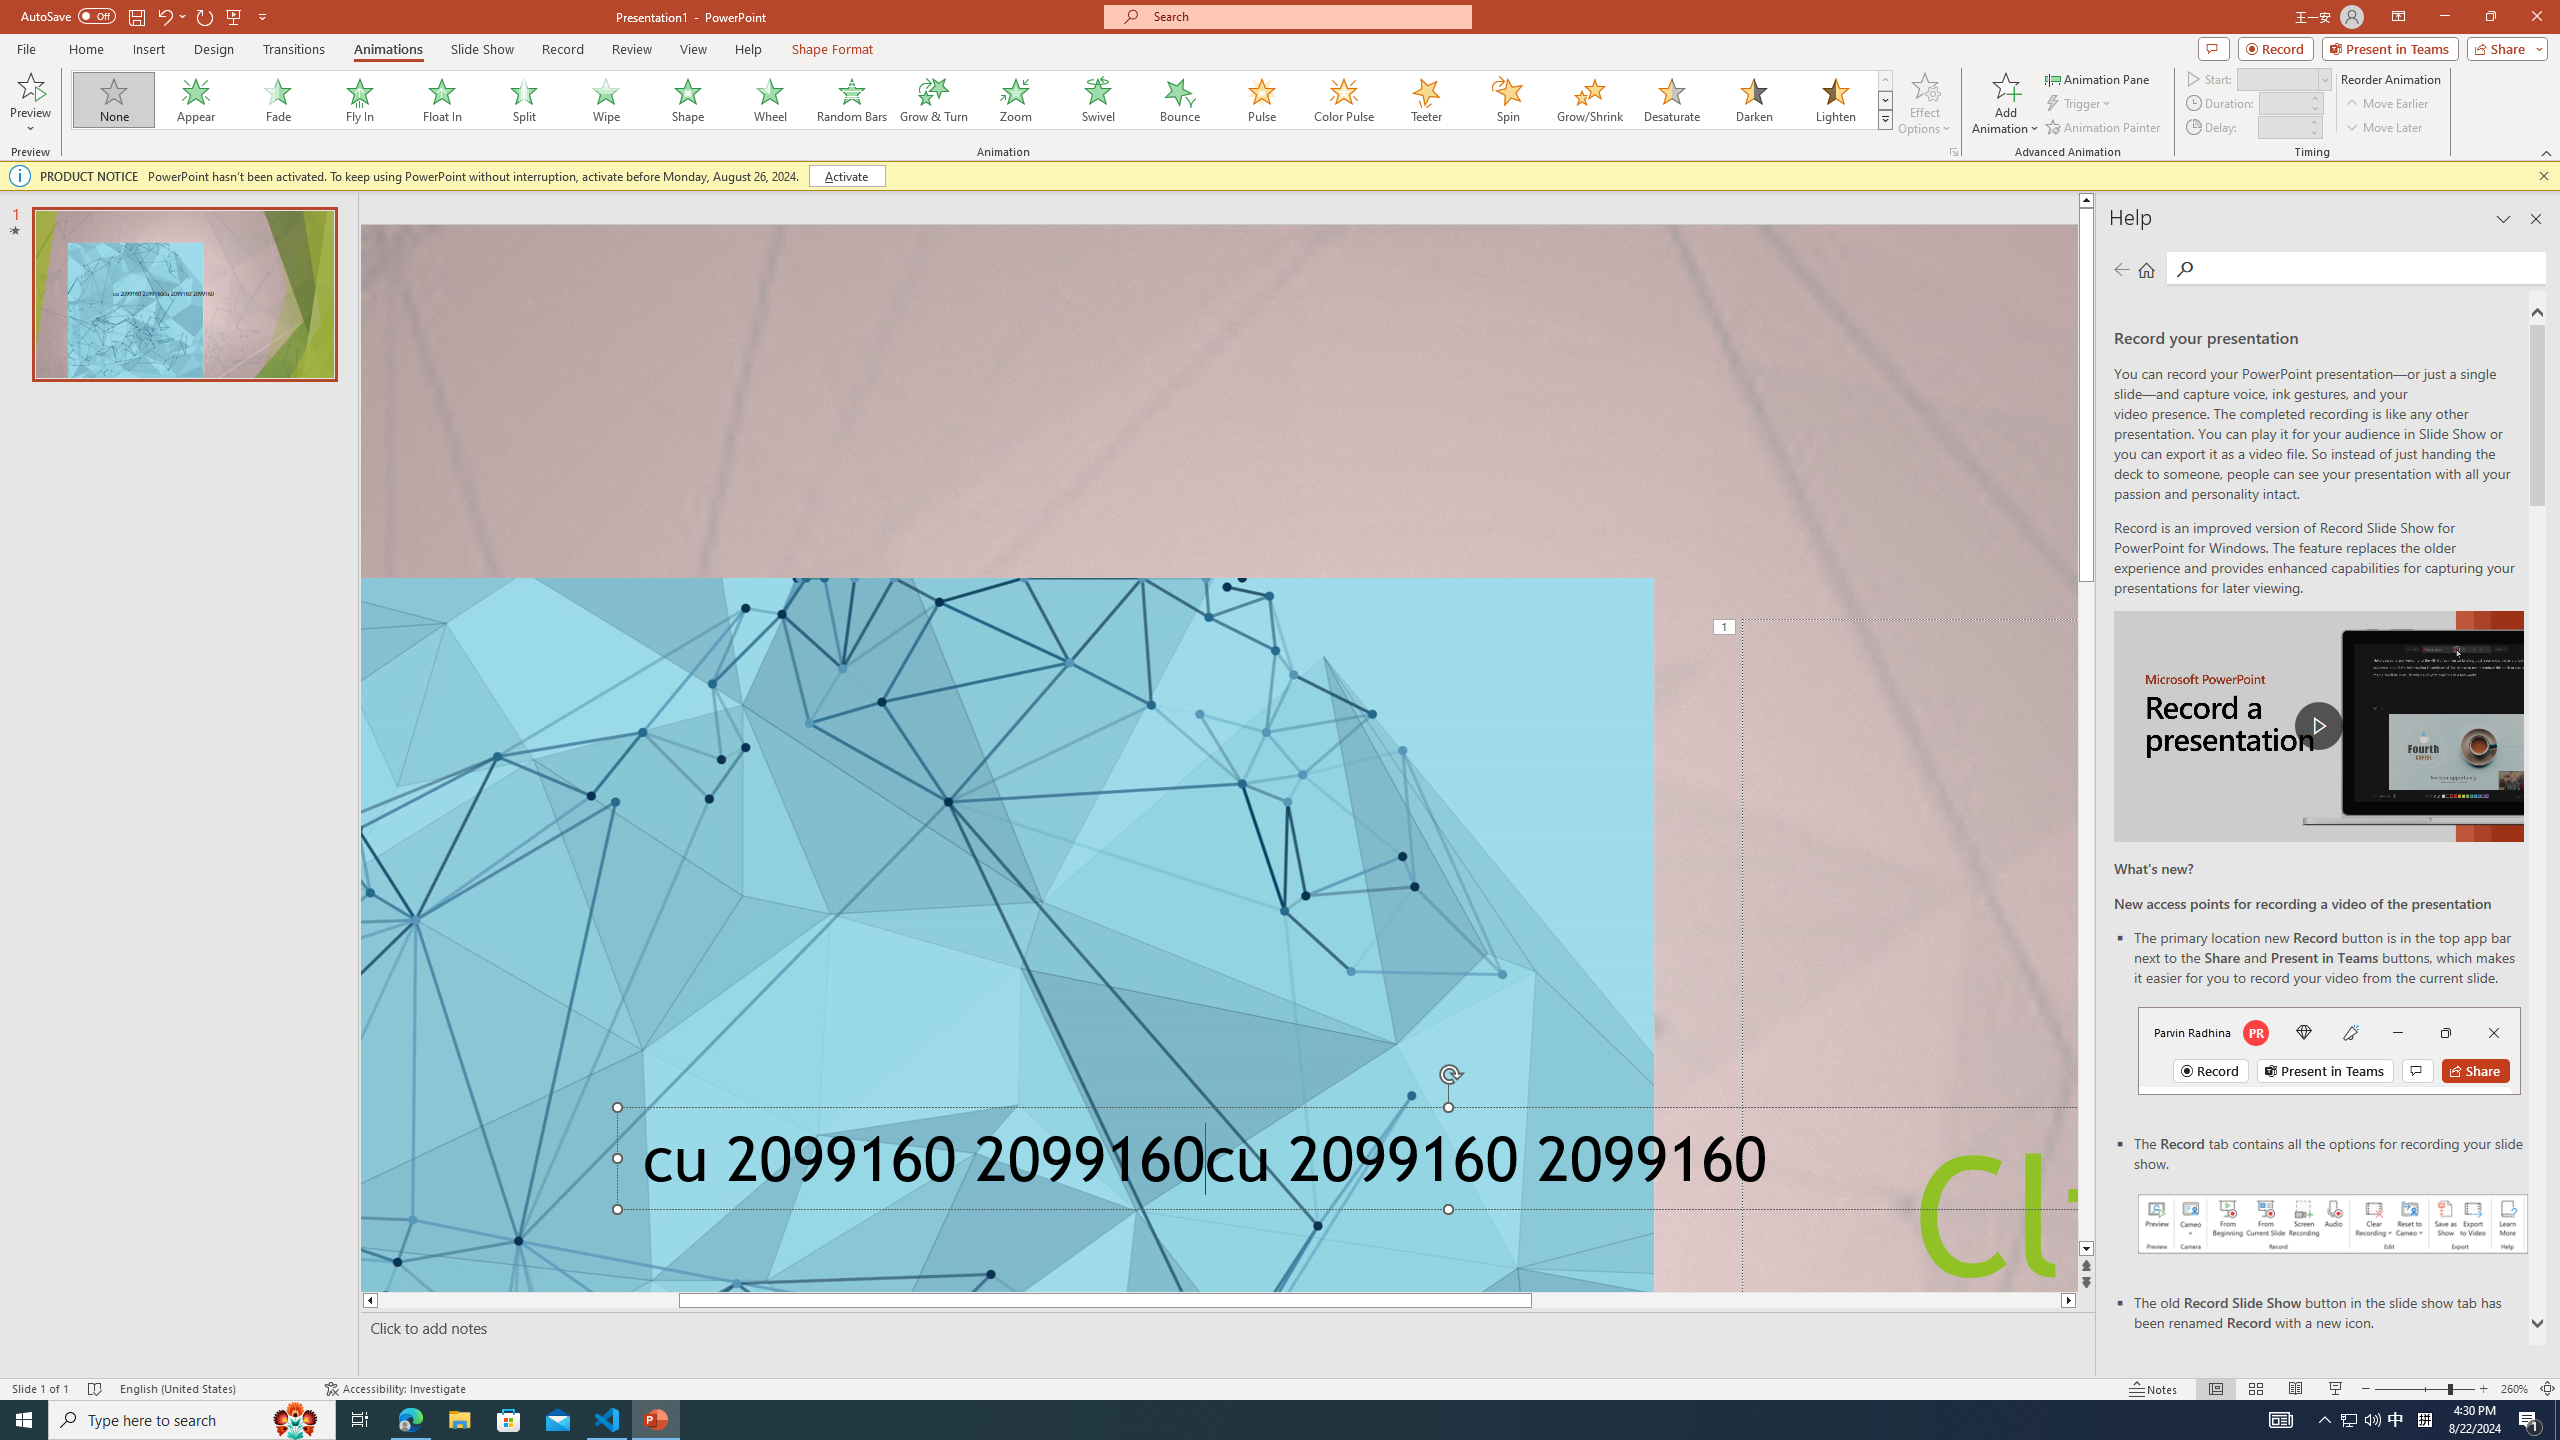  Describe the element at coordinates (1908, 954) in the screenshot. I see `'Title TextBox'` at that location.